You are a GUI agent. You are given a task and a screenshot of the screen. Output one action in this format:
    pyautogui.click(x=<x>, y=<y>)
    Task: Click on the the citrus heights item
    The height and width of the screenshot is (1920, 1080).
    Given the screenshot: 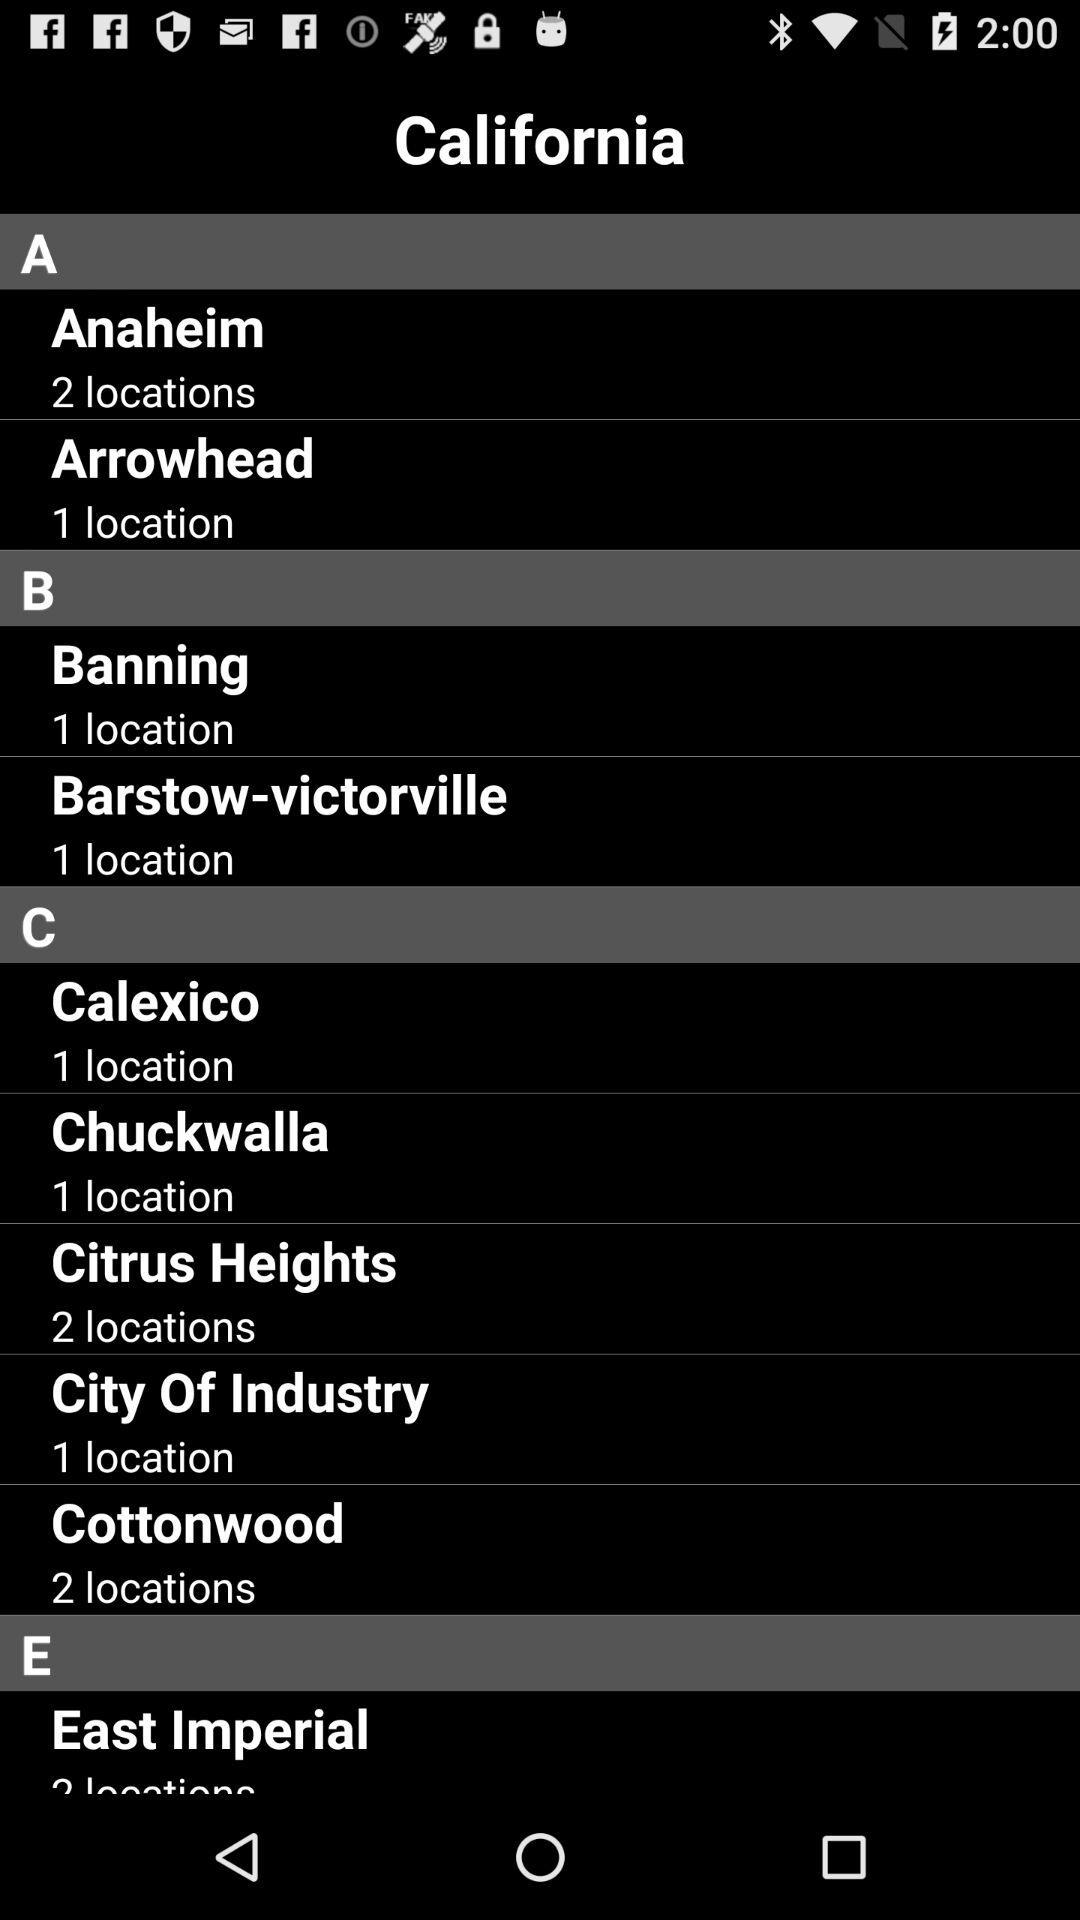 What is the action you would take?
    pyautogui.click(x=224, y=1259)
    